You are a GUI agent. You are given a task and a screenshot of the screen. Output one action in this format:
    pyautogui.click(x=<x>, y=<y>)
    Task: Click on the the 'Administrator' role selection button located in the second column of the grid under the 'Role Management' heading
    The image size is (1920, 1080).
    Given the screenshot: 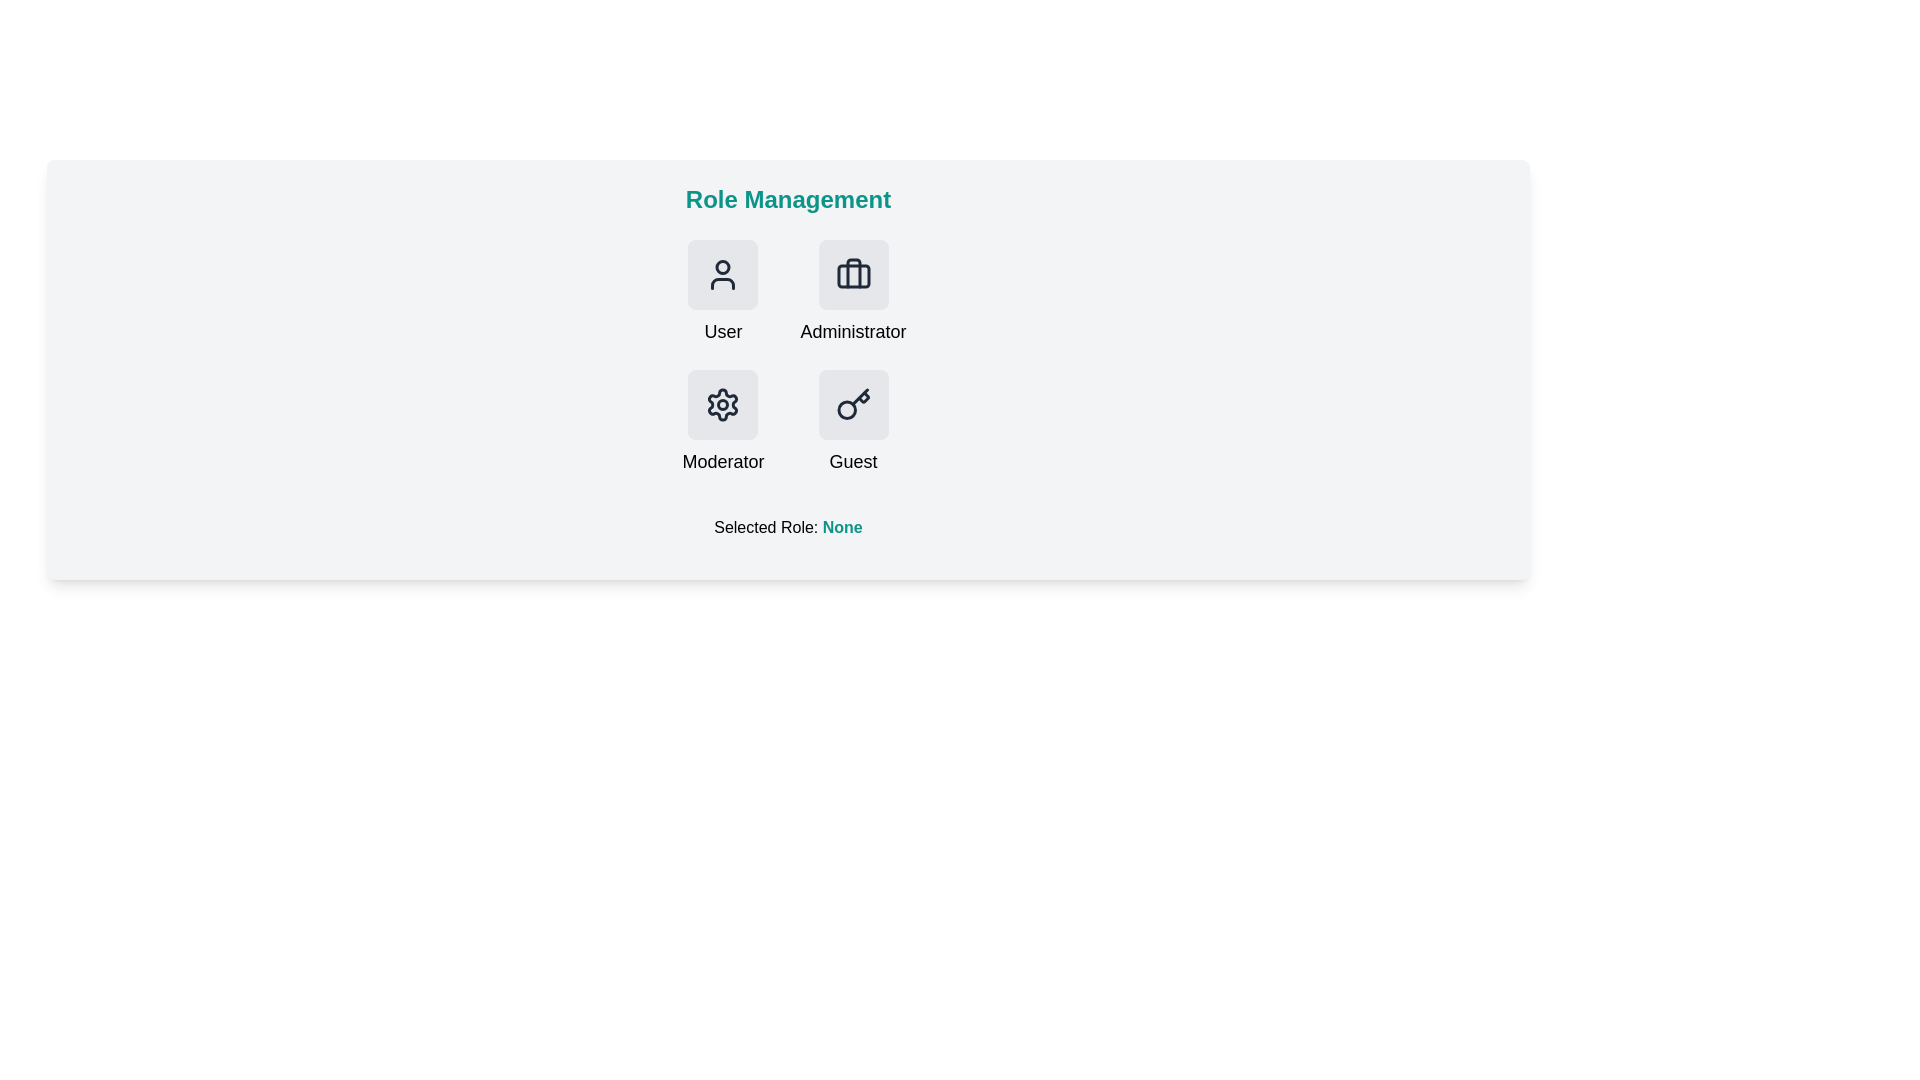 What is the action you would take?
    pyautogui.click(x=853, y=274)
    